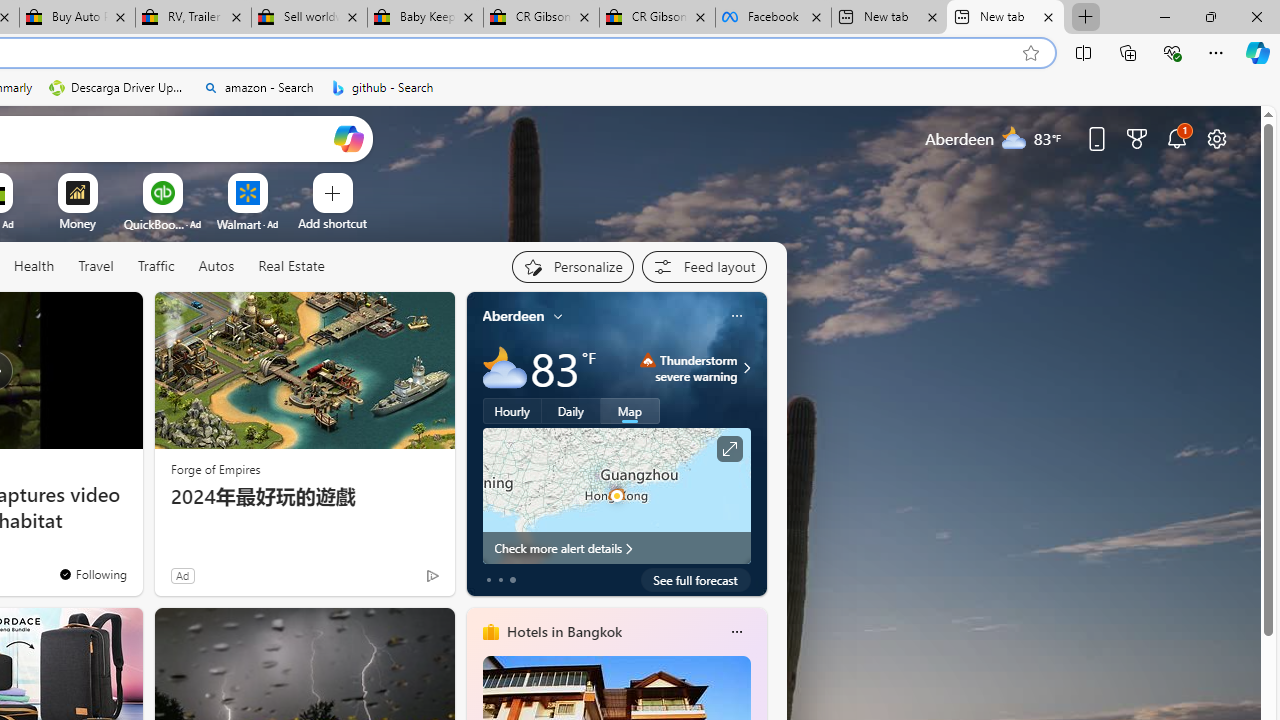  What do you see at coordinates (689, 367) in the screenshot?
I see `'Thunderstorm - Severe Thunderstorm severe warning'` at bounding box center [689, 367].